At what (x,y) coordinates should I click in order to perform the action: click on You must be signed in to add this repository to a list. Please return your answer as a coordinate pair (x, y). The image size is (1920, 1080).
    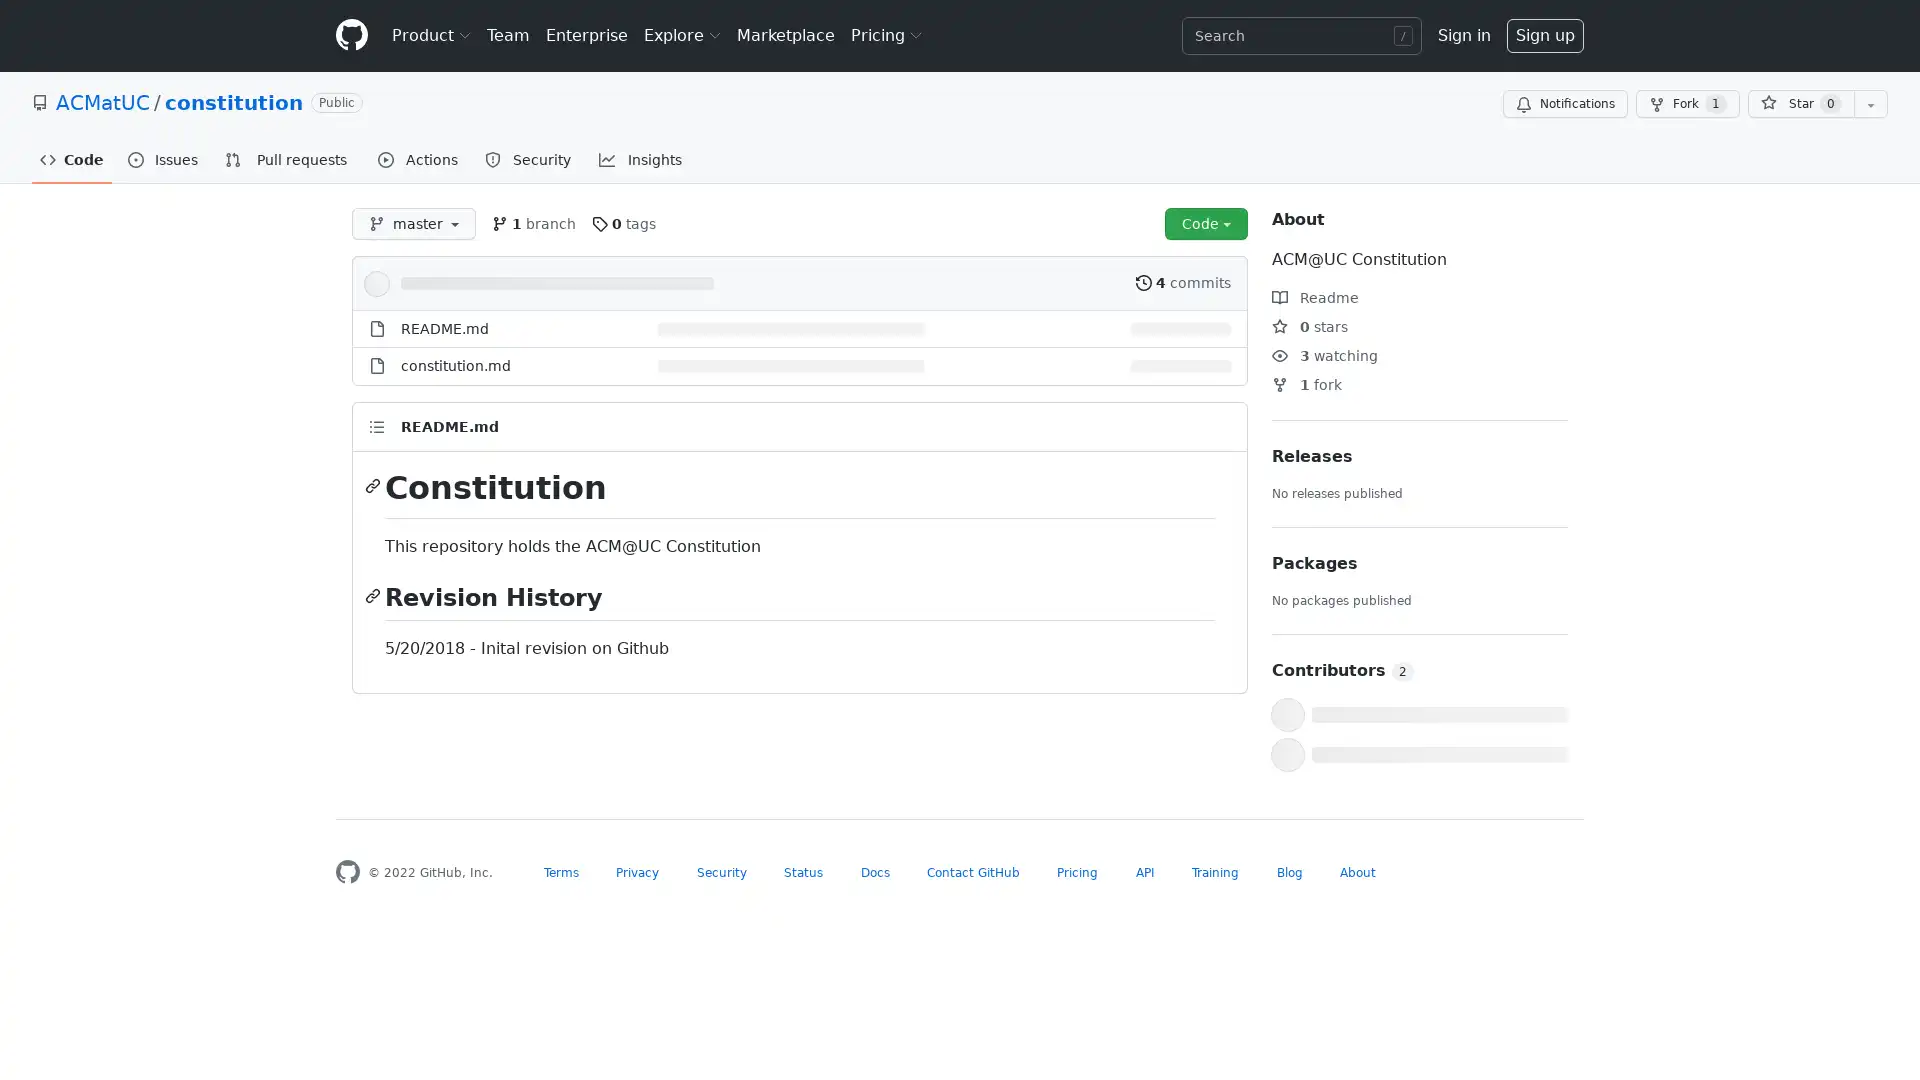
    Looking at the image, I should click on (1870, 104).